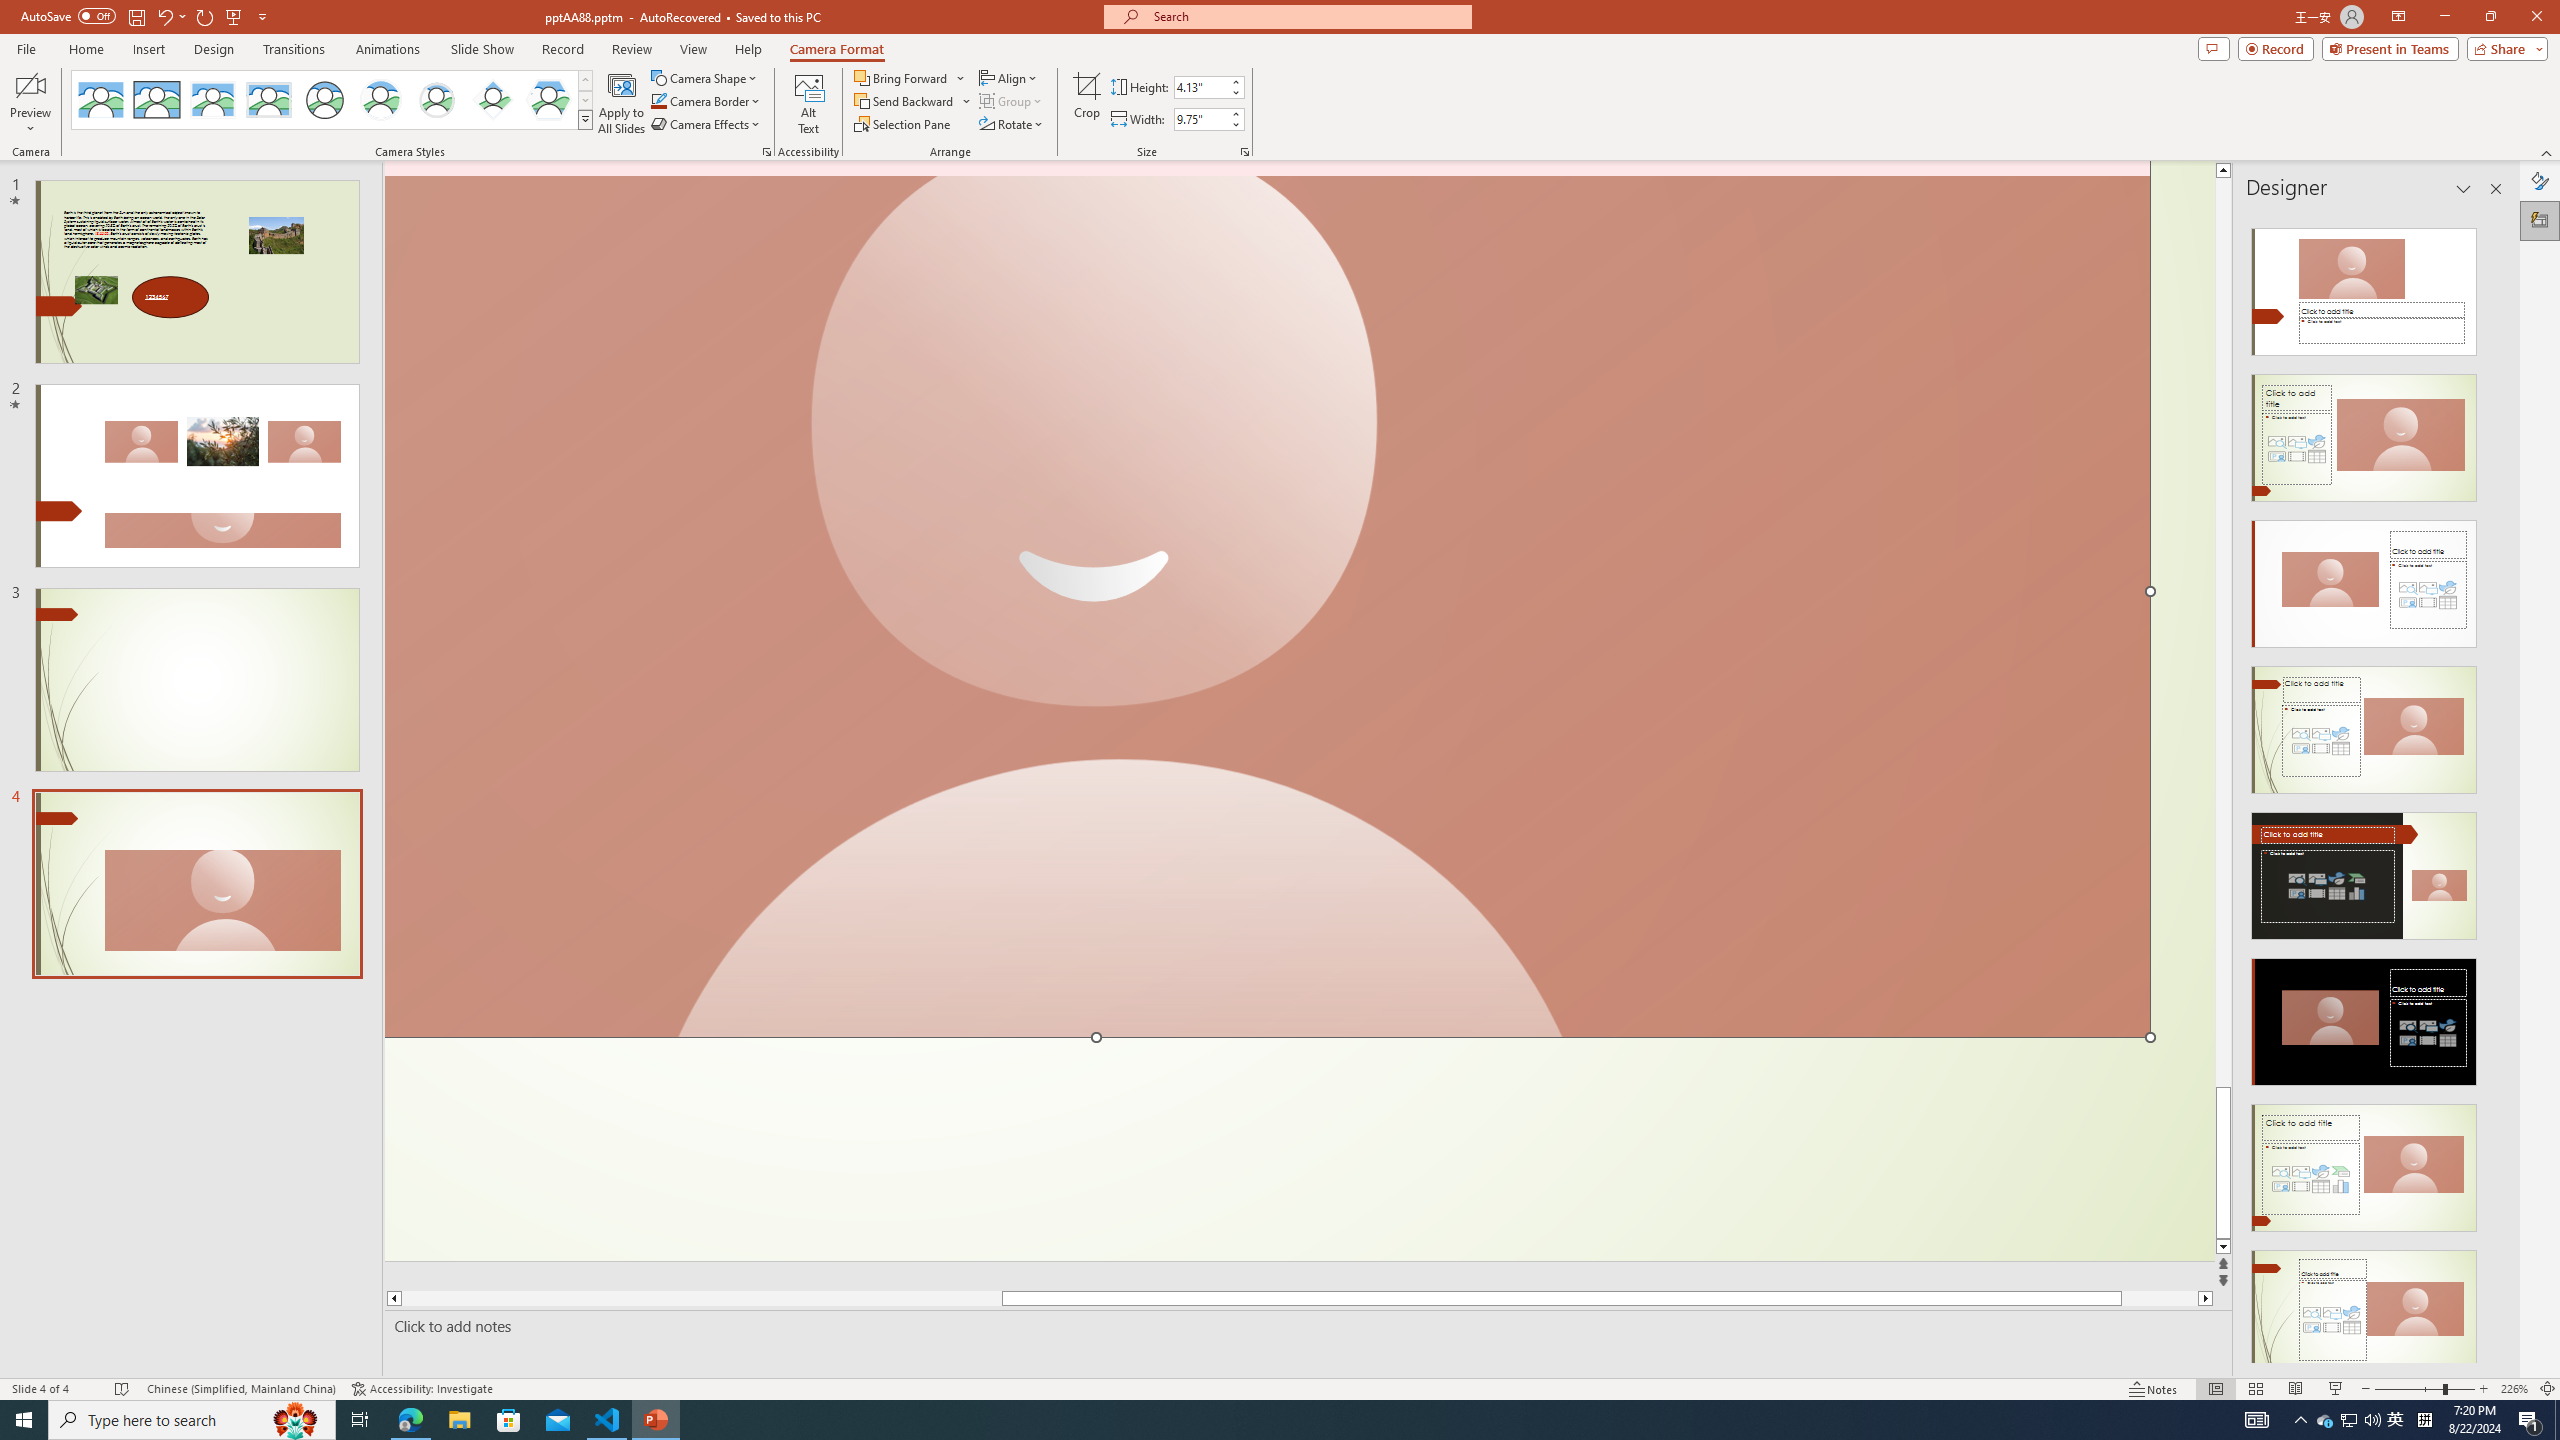  Describe the element at coordinates (912, 99) in the screenshot. I see `'Send Backward'` at that location.